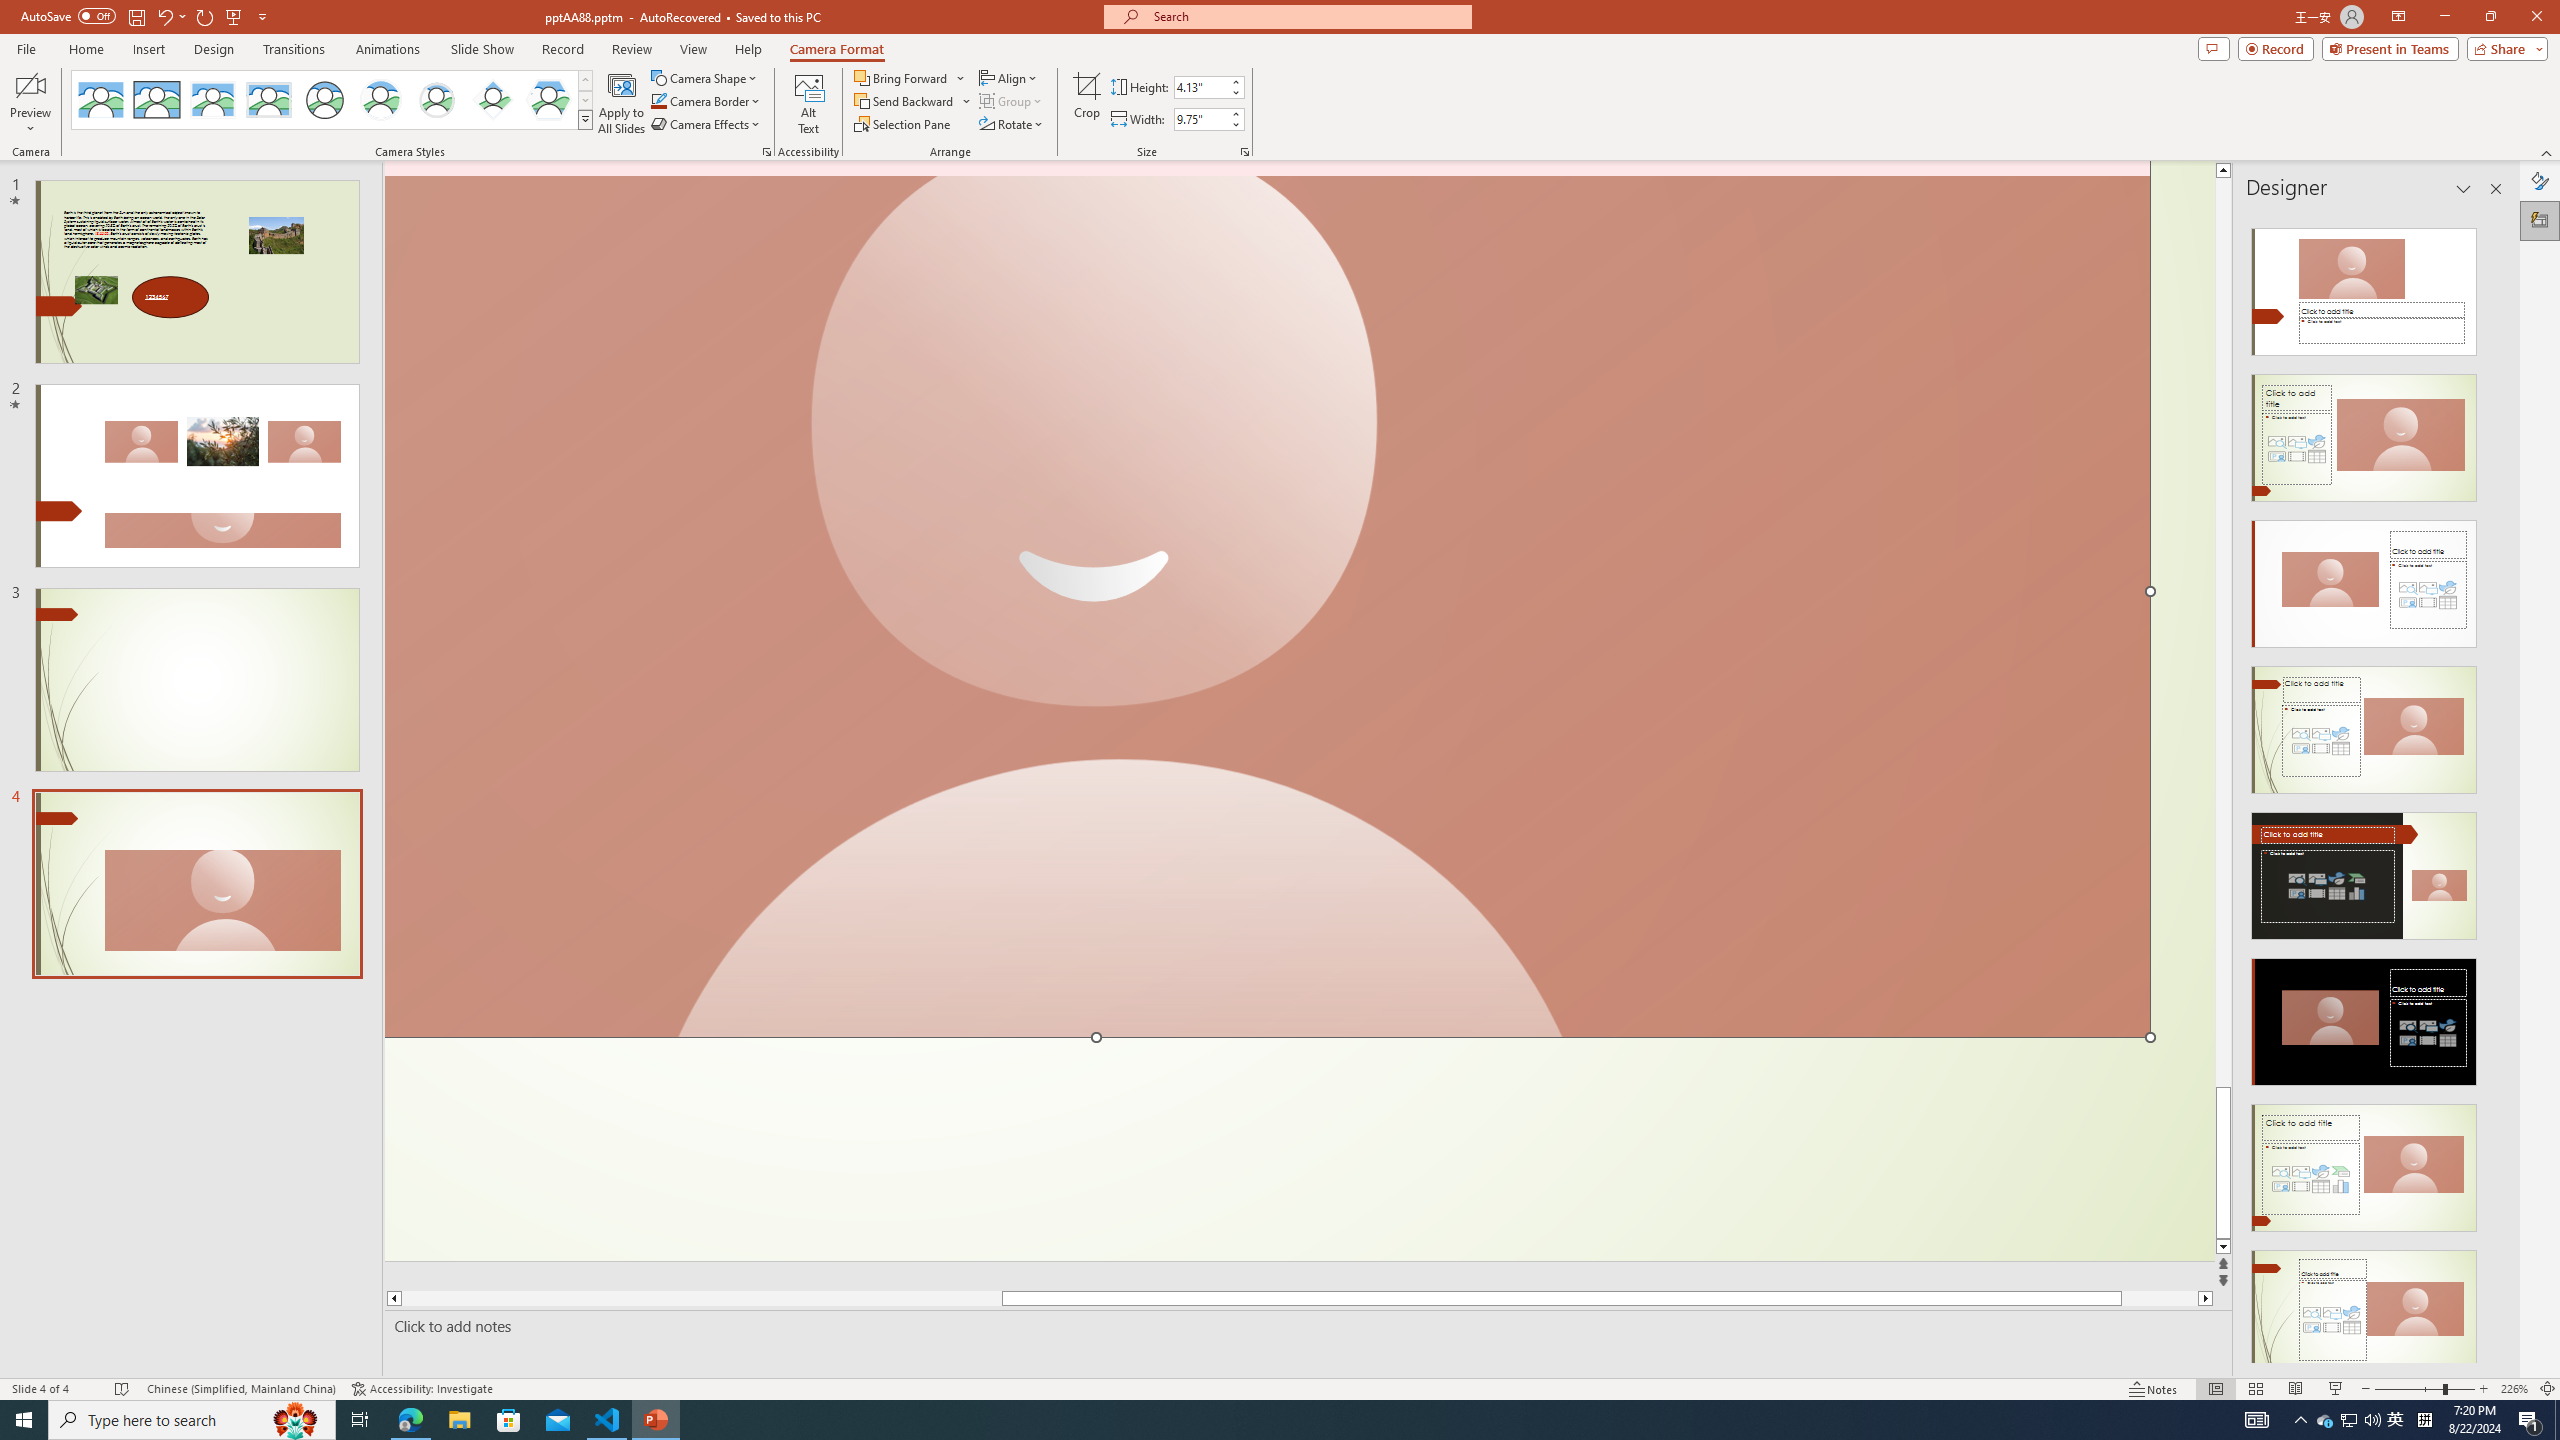  Describe the element at coordinates (912, 99) in the screenshot. I see `'Send Backward'` at that location.